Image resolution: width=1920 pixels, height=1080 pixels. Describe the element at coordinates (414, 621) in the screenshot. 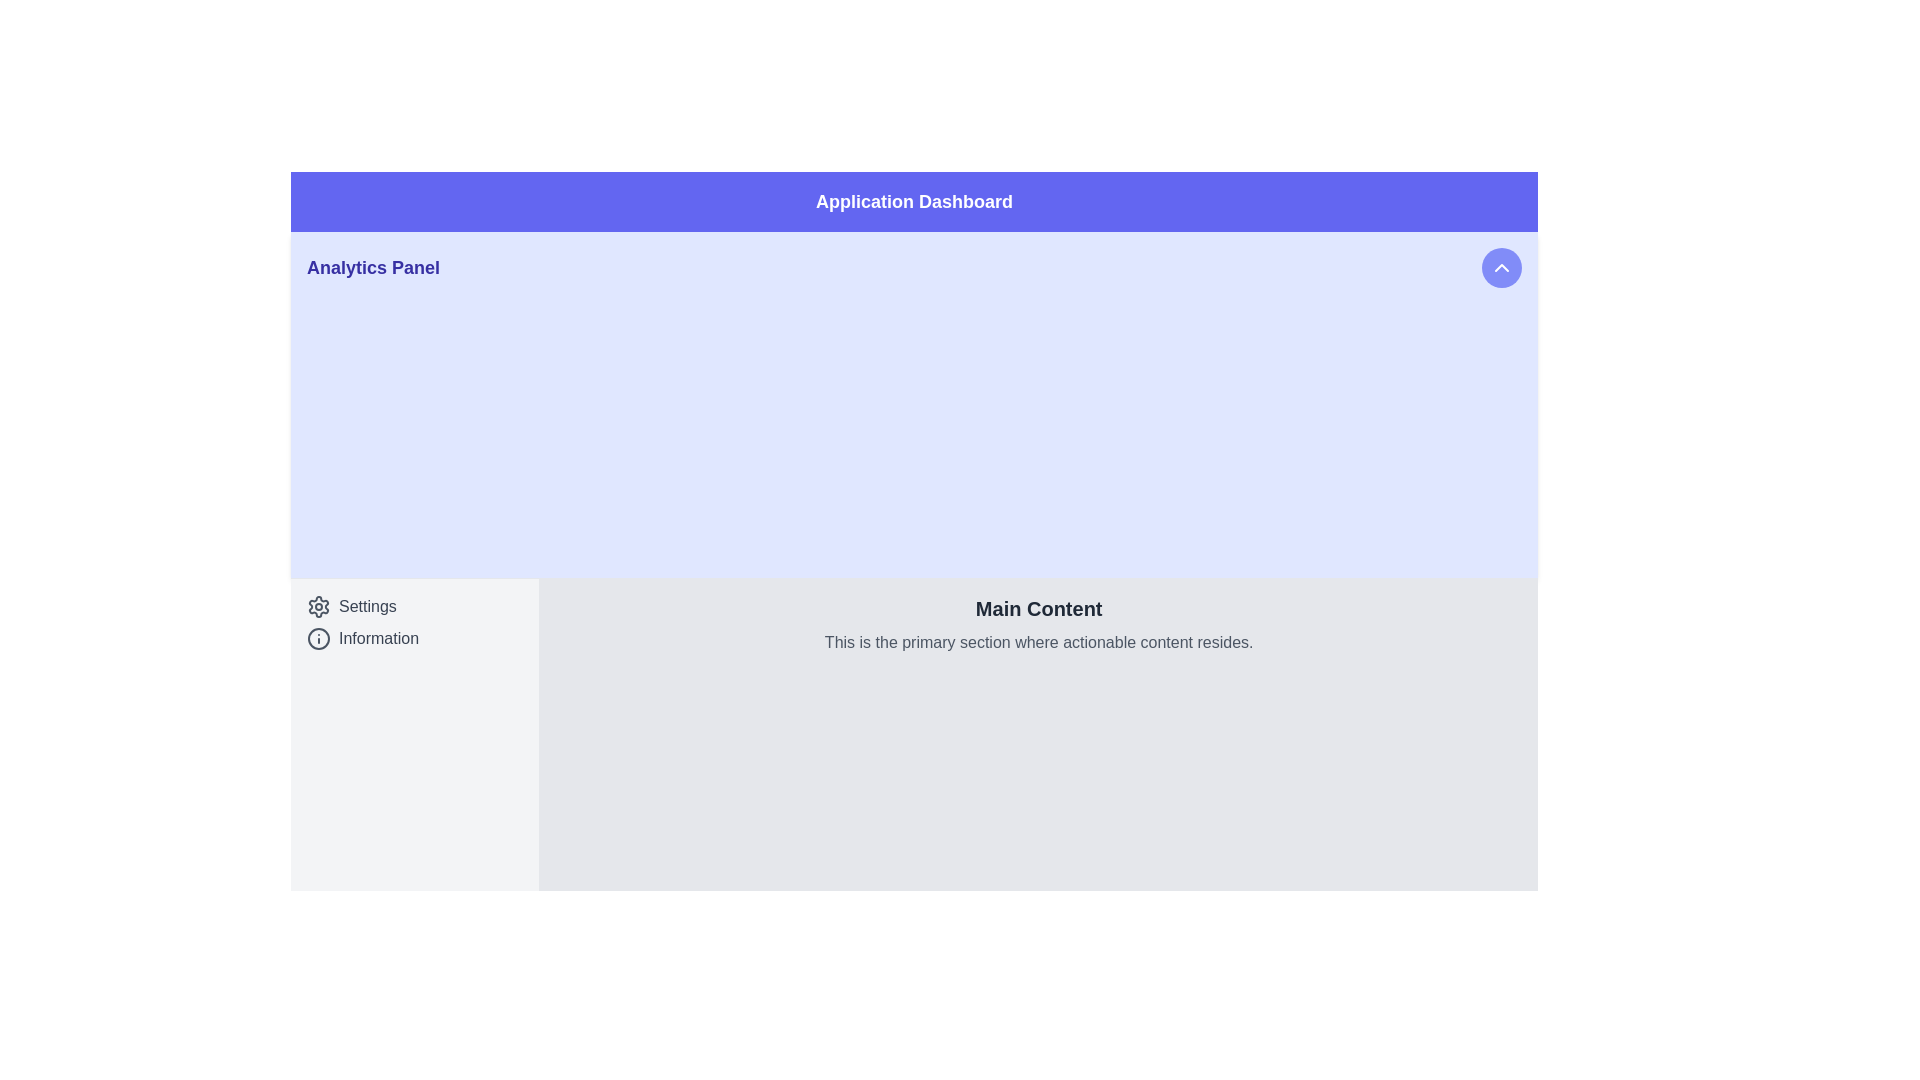

I see `the 'Information' menu item in the vertical menu located in the left column under the 'Analytics Panel'` at that location.